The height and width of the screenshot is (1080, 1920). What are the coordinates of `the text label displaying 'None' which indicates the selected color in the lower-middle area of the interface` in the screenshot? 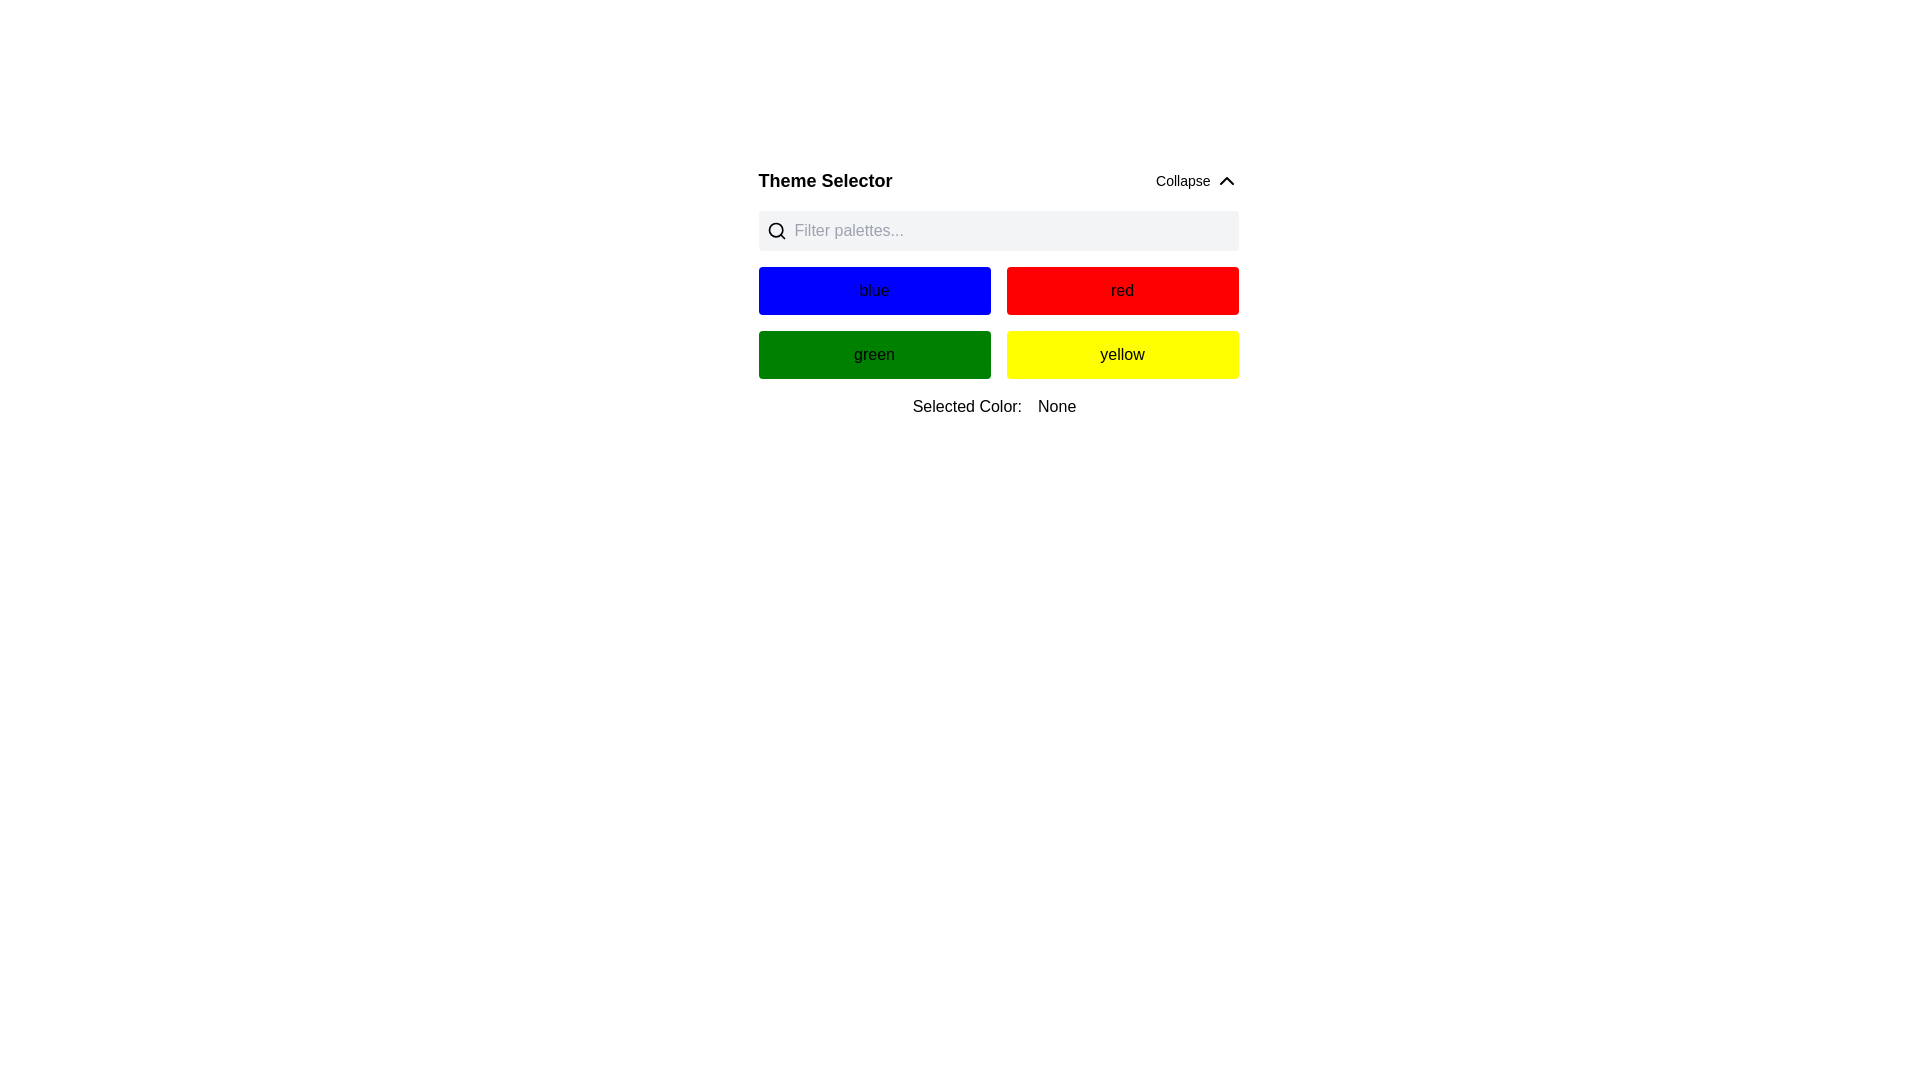 It's located at (1056, 405).